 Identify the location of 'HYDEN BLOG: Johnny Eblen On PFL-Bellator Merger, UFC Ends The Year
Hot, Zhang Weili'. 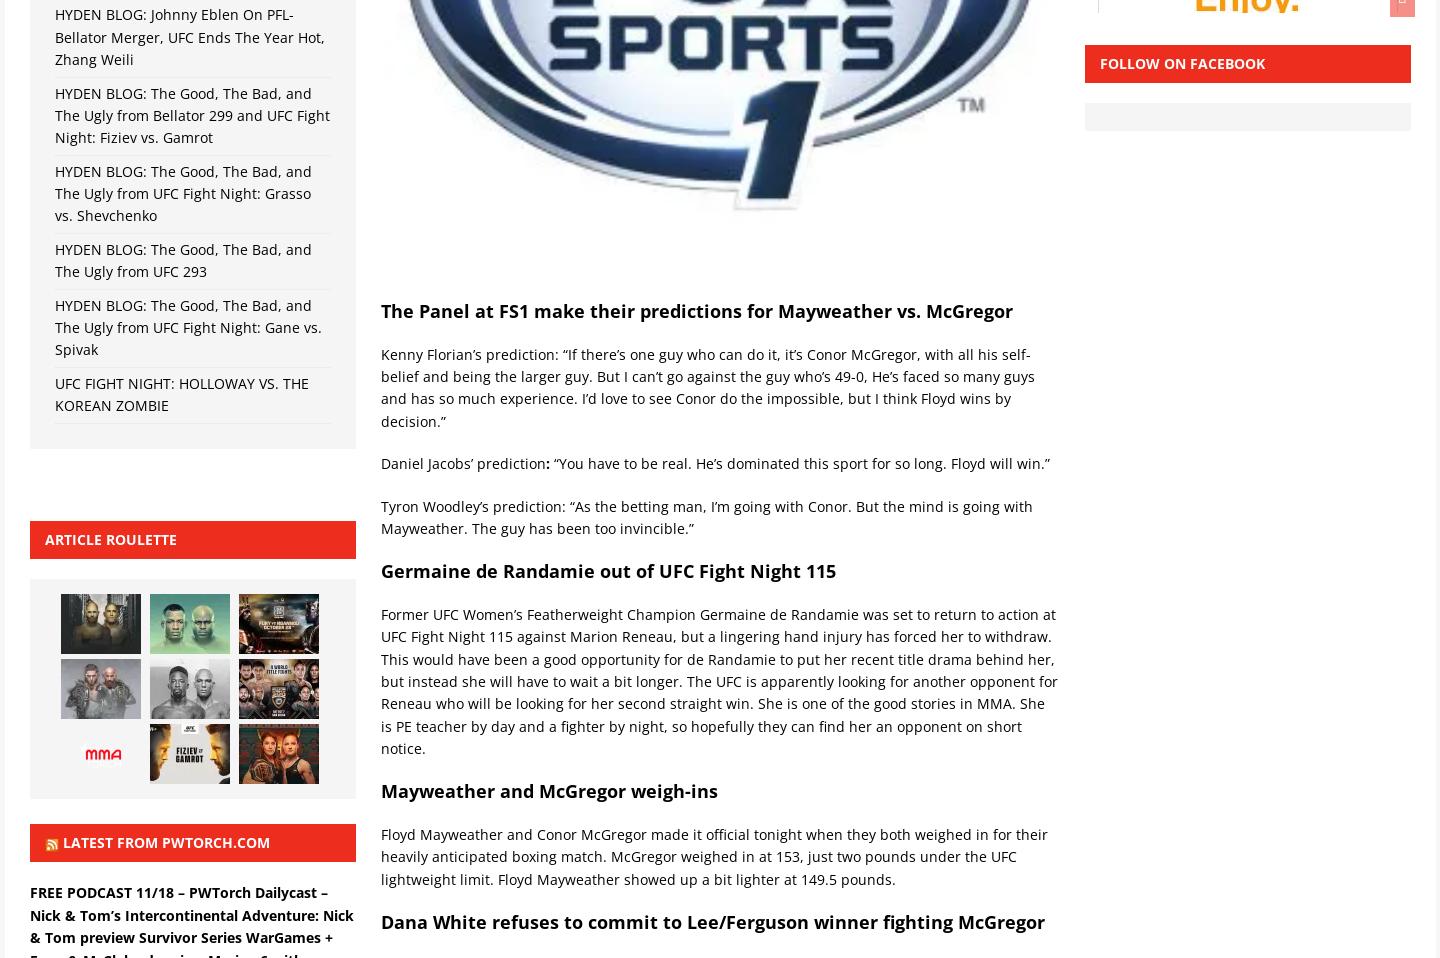
(189, 35).